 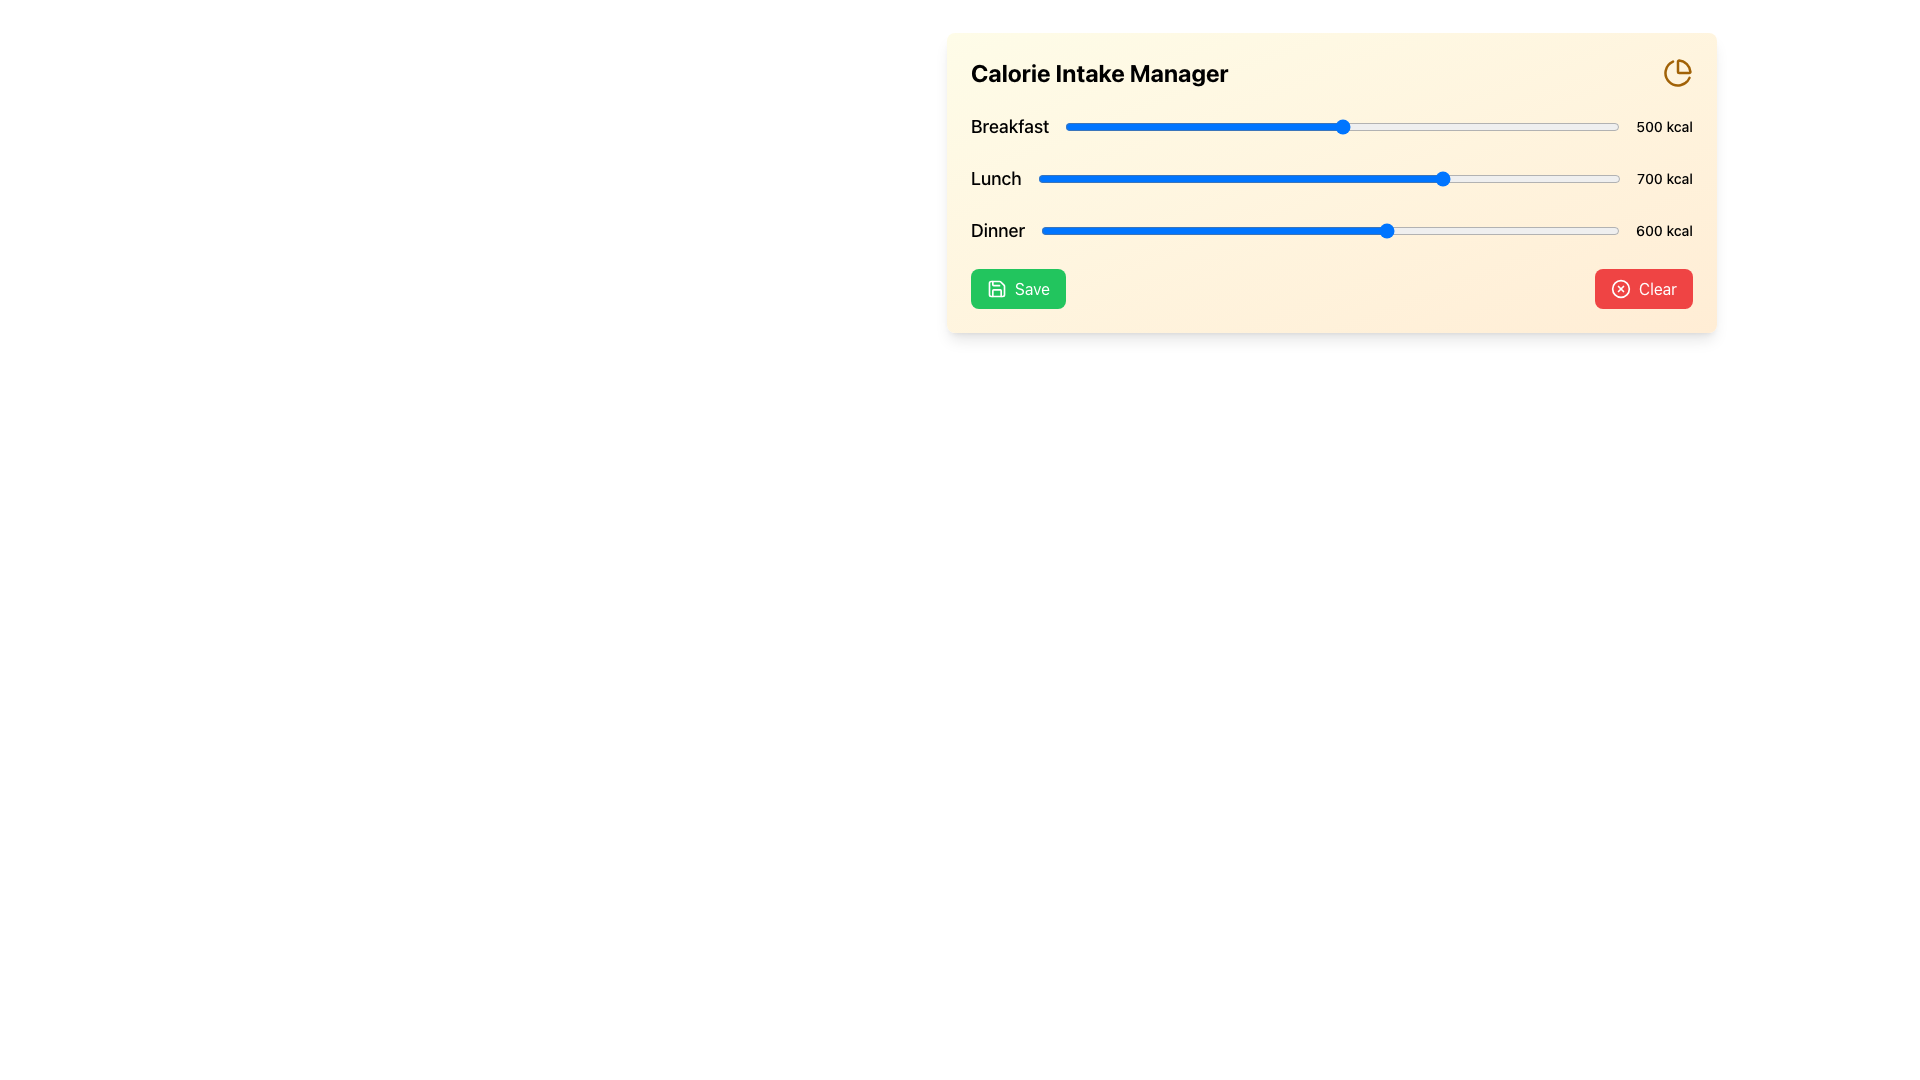 What do you see at coordinates (1120, 127) in the screenshot?
I see `the breakfast calorie intake` at bounding box center [1120, 127].